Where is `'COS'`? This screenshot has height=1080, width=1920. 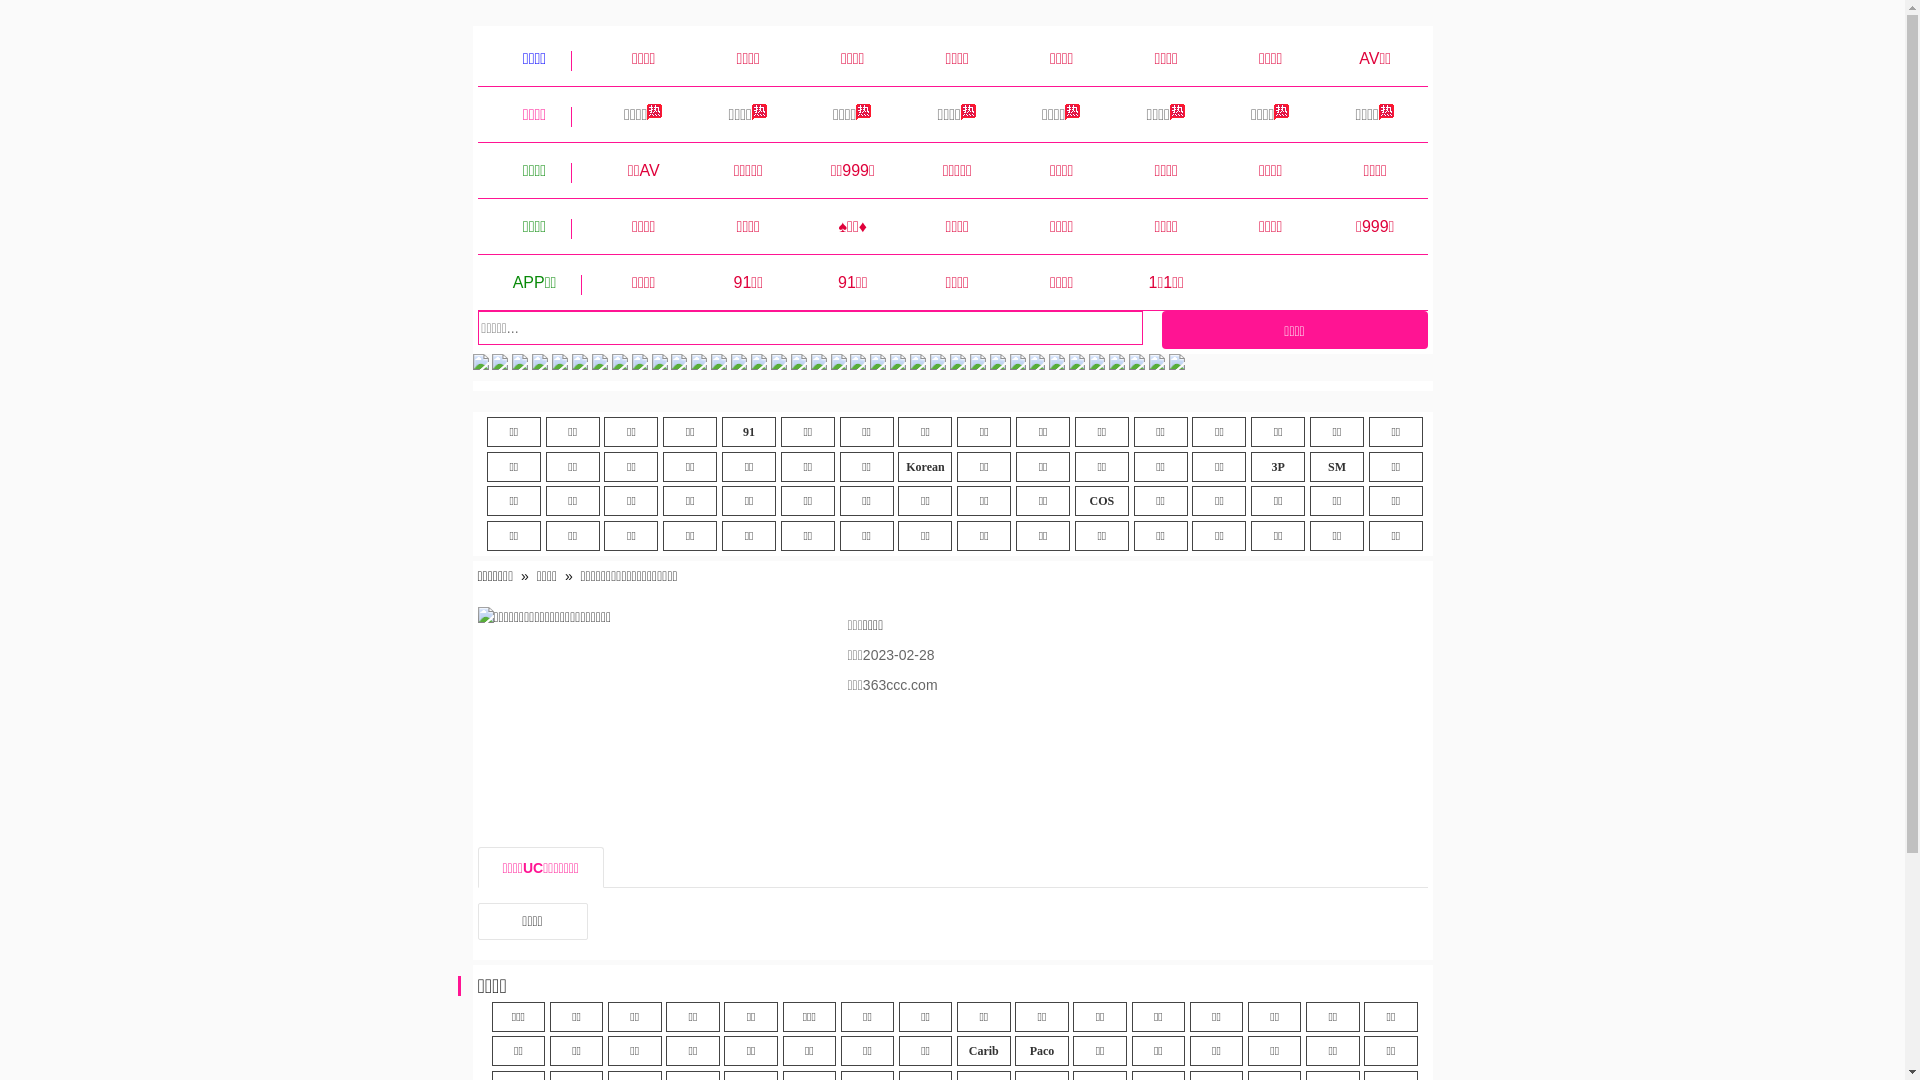 'COS' is located at coordinates (1074, 500).